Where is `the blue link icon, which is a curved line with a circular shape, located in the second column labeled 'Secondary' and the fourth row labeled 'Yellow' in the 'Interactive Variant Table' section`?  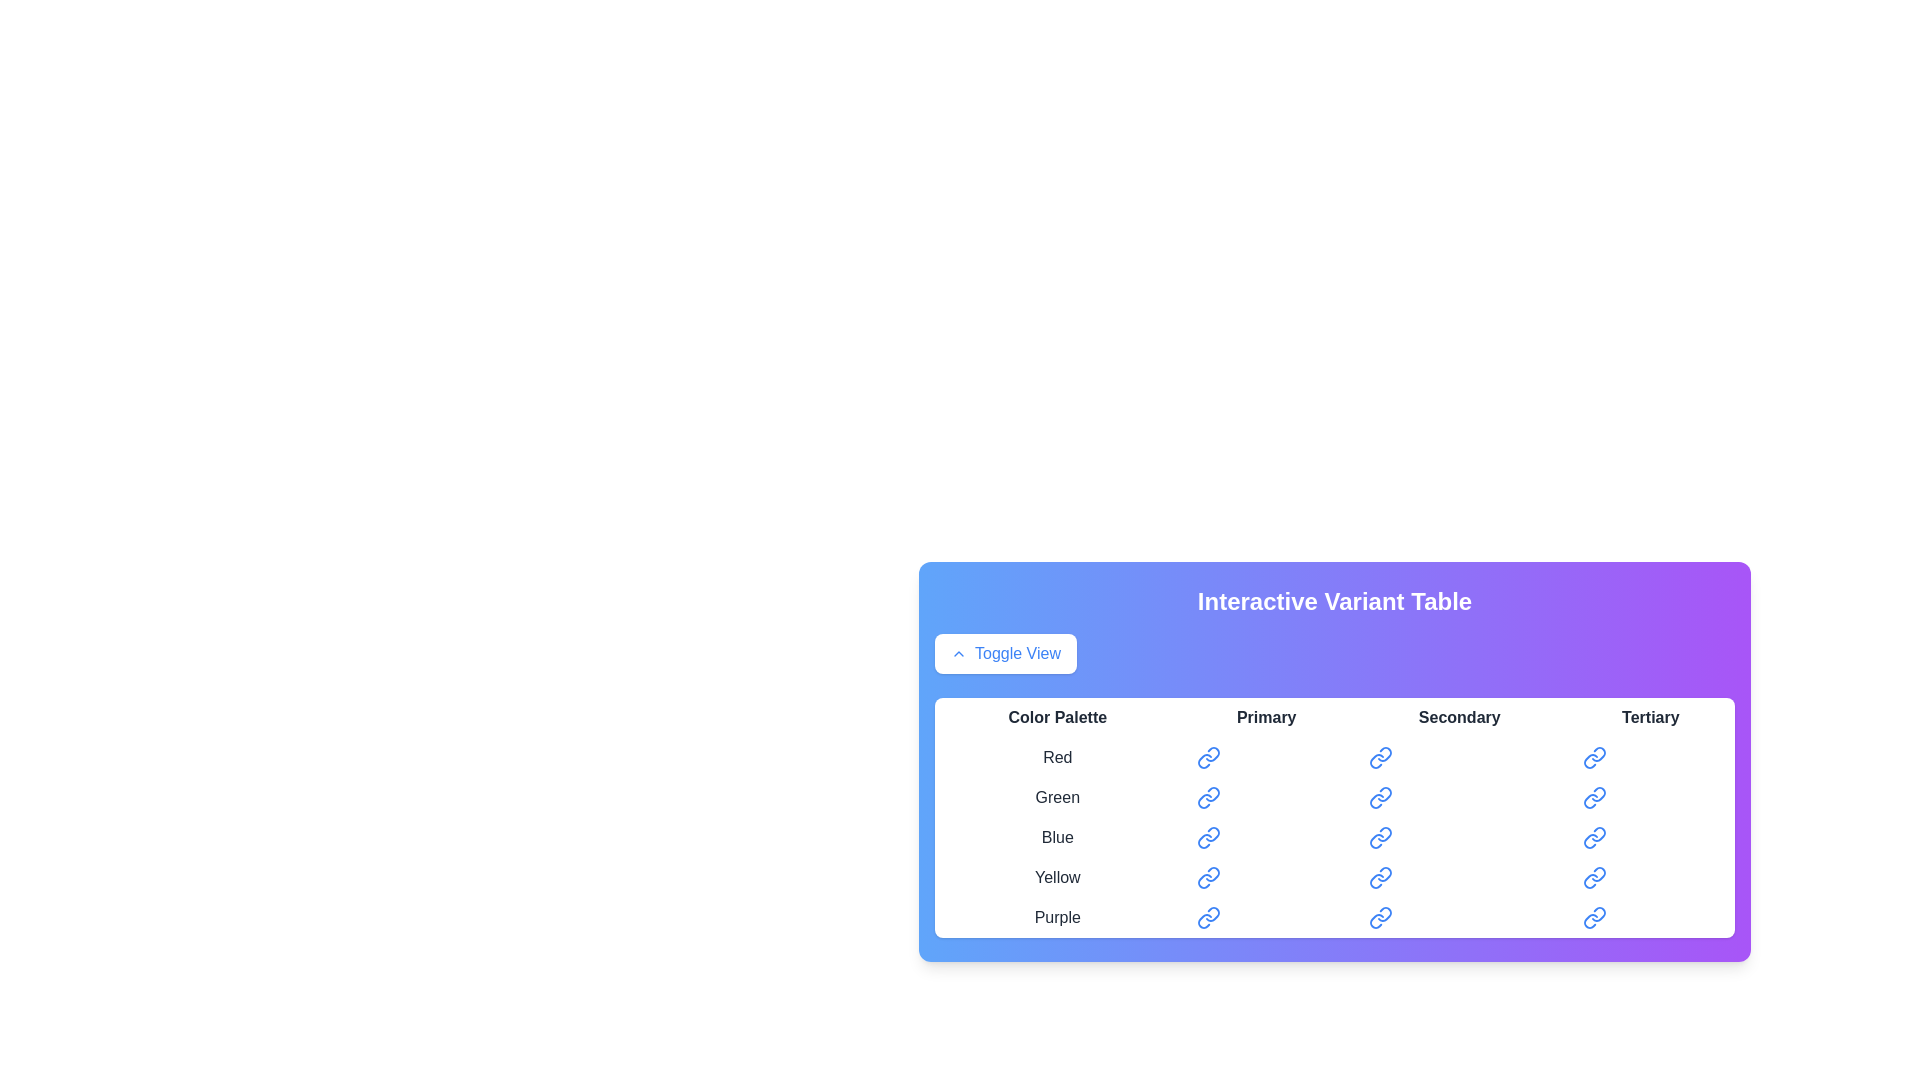 the blue link icon, which is a curved line with a circular shape, located in the second column labeled 'Secondary' and the fourth row labeled 'Yellow' in the 'Interactive Variant Table' section is located at coordinates (1382, 873).